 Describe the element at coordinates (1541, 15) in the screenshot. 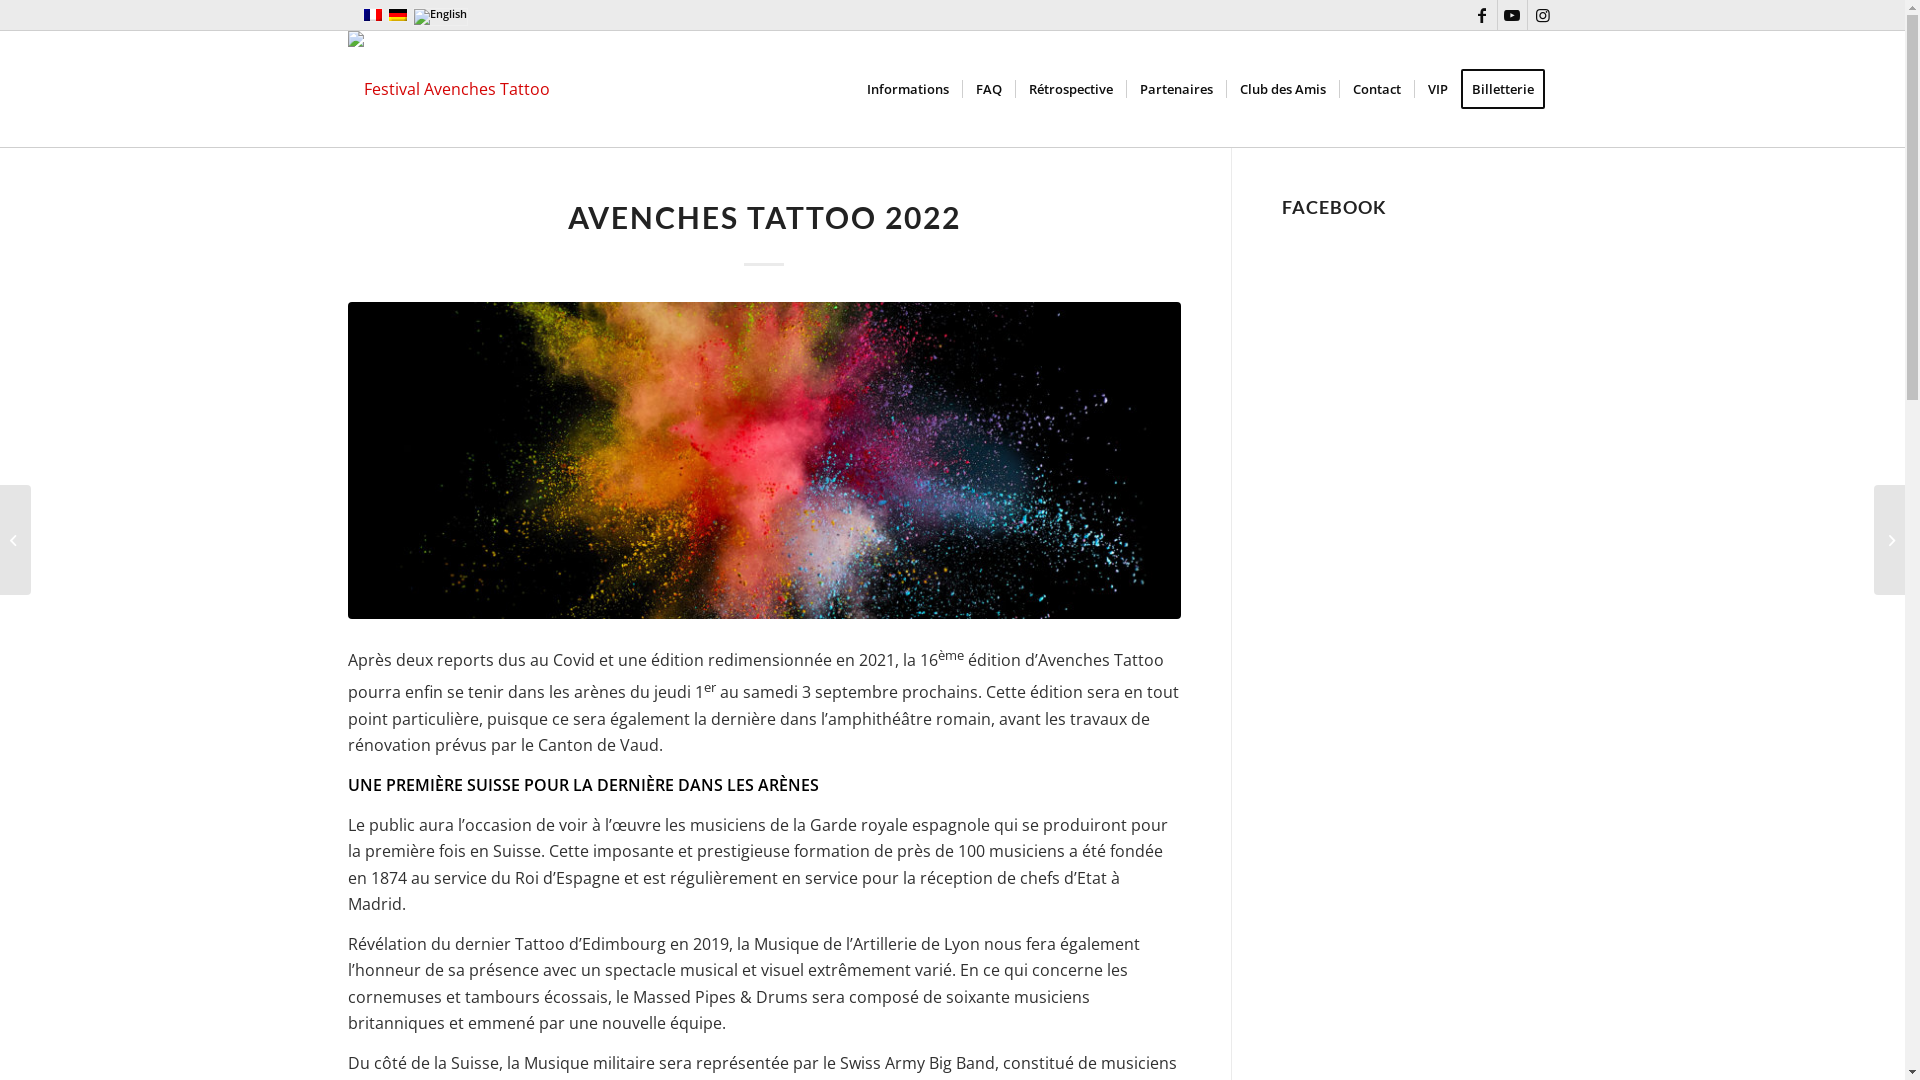

I see `'Instagram'` at that location.